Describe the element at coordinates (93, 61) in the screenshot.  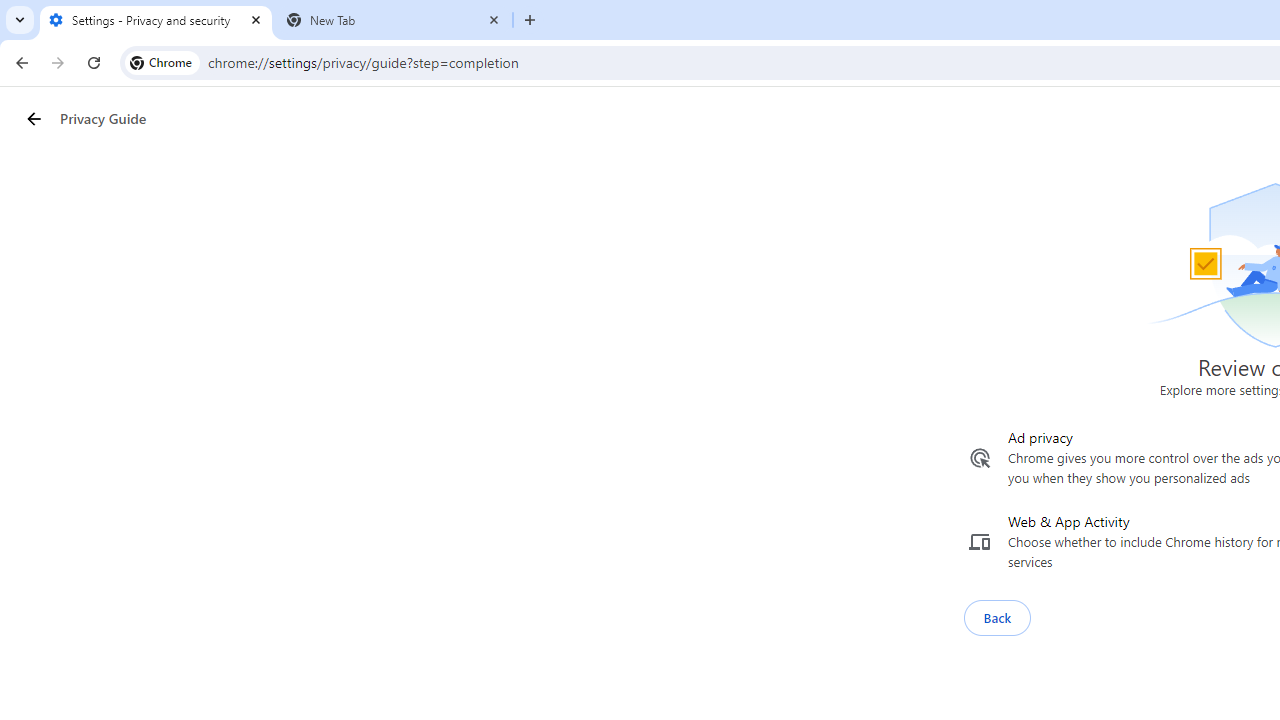
I see `'Reload'` at that location.